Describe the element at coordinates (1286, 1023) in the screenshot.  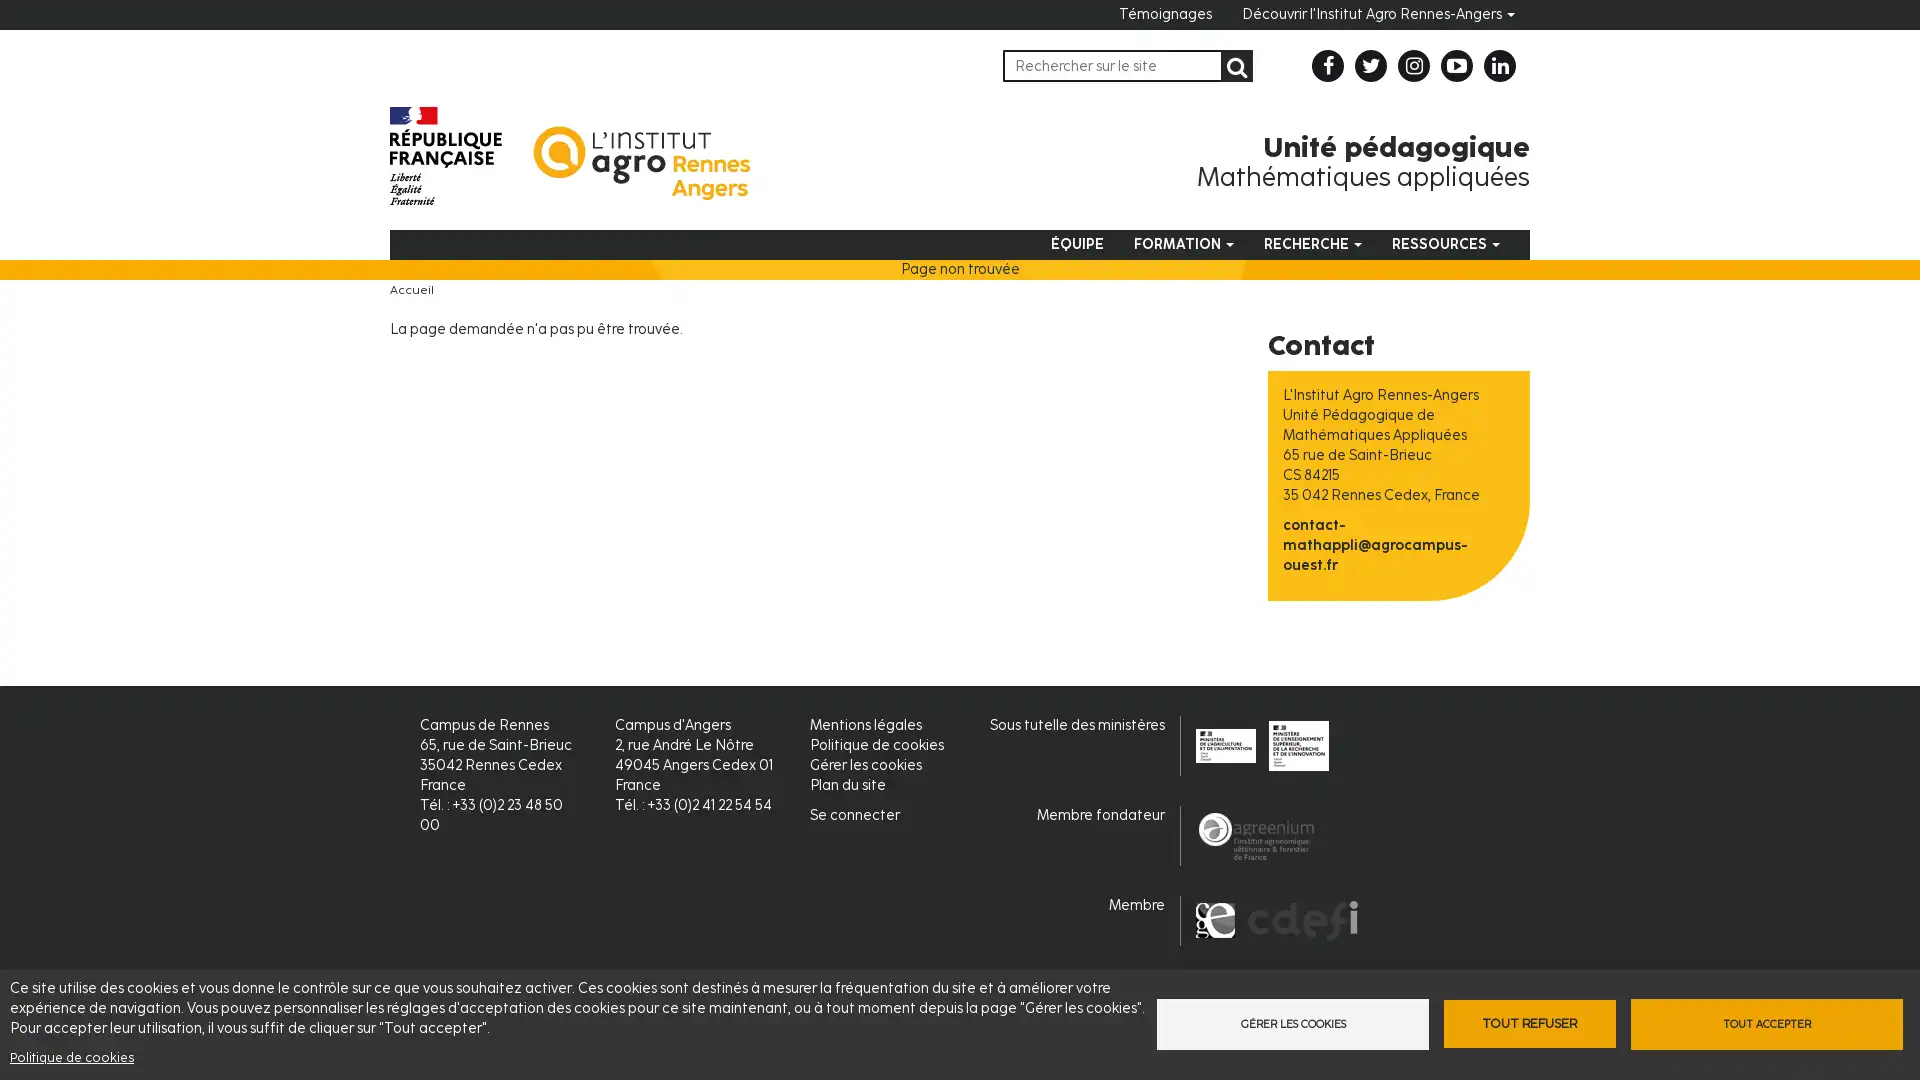
I see `GERER LES COOKIES` at that location.